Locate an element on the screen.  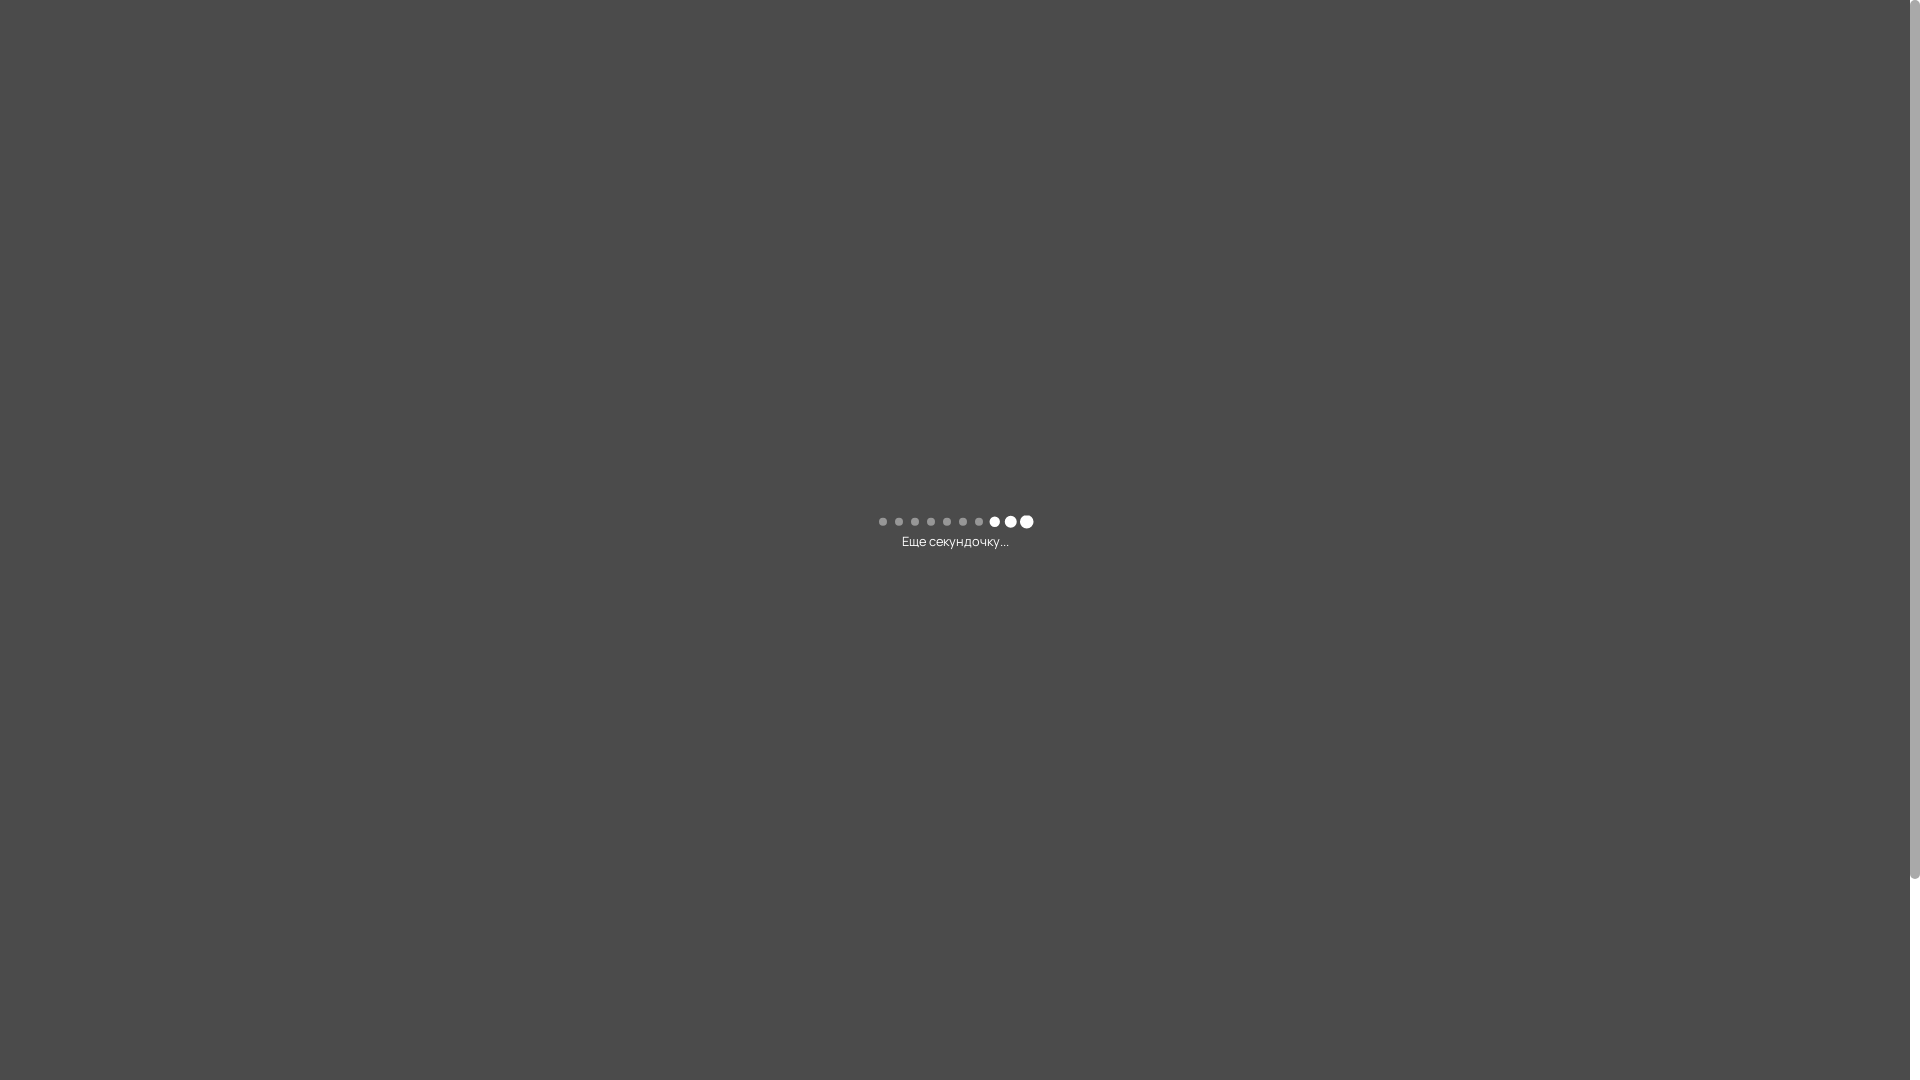
'+375 (44) 733-43-86' is located at coordinates (1512, 27).